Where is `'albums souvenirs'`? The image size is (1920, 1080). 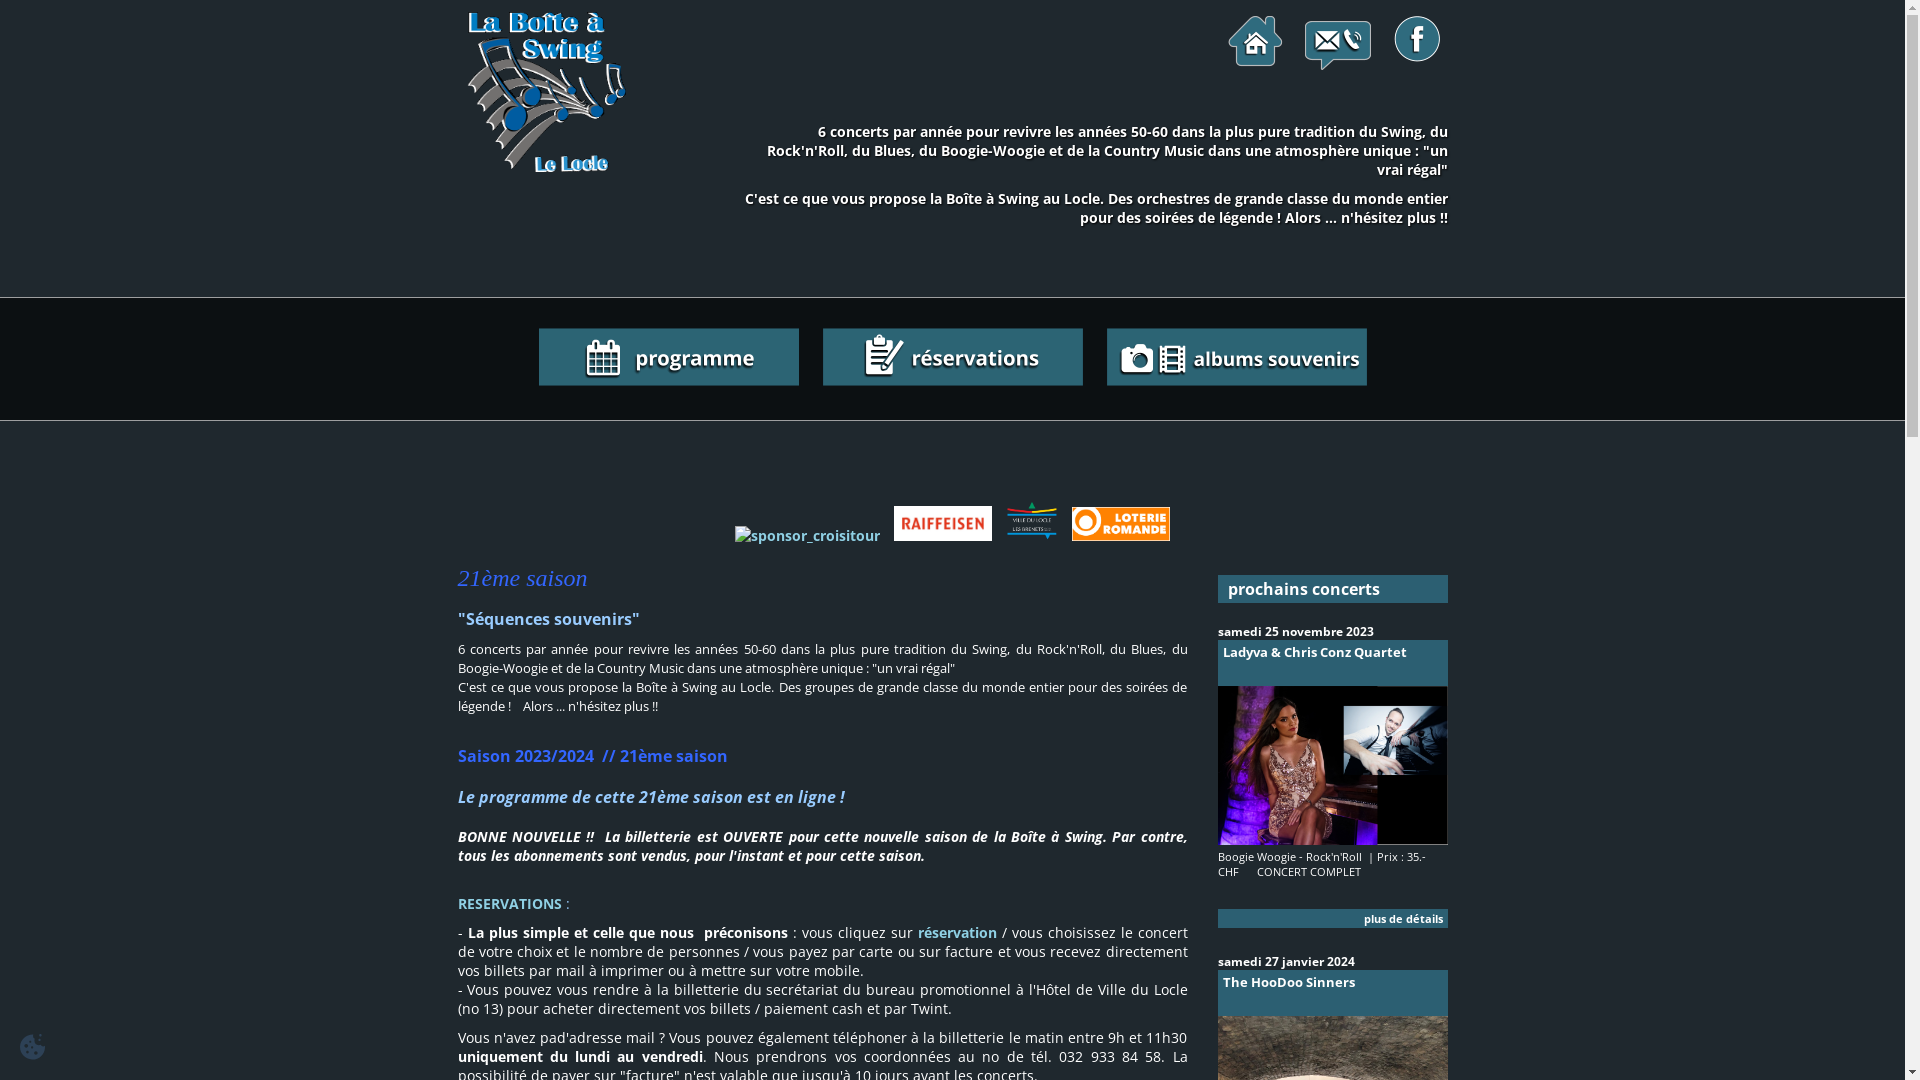 'albums souvenirs' is located at coordinates (1235, 356).